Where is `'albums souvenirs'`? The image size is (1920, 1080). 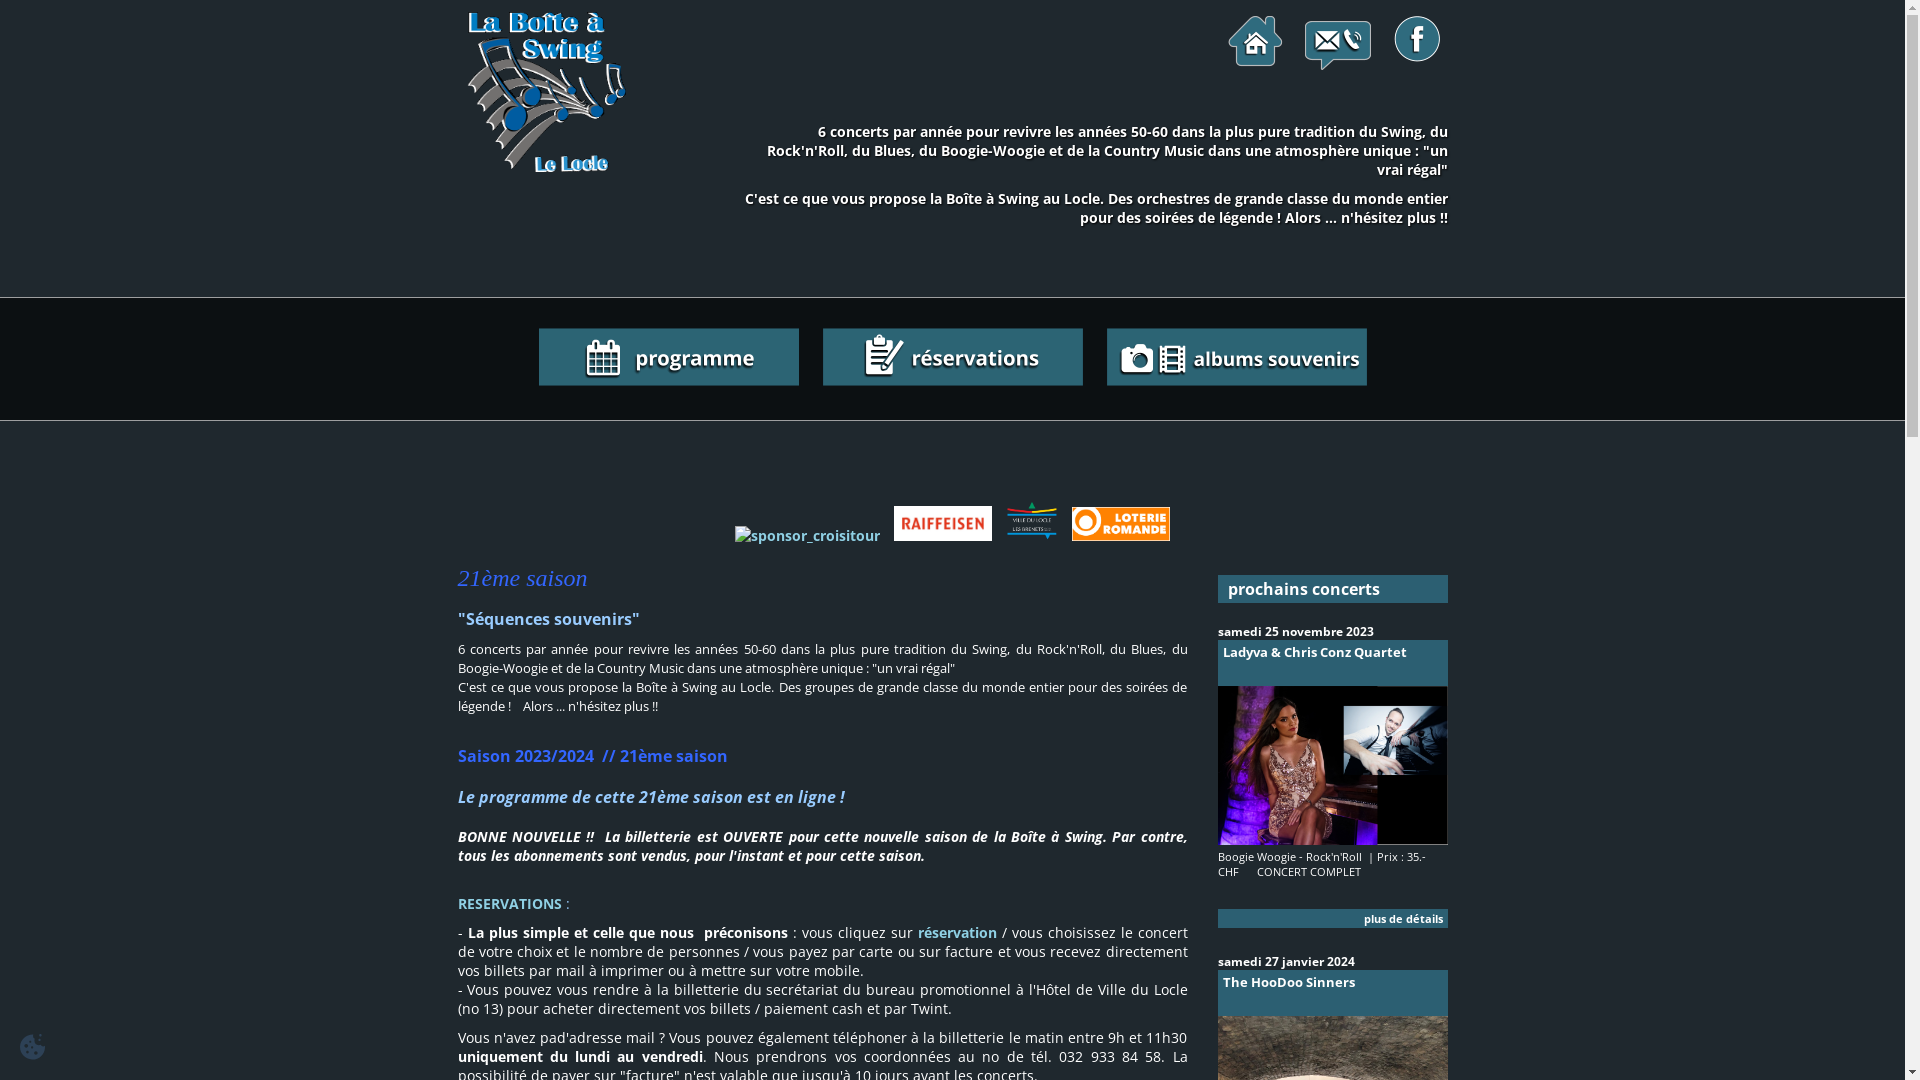 'albums souvenirs' is located at coordinates (1235, 356).